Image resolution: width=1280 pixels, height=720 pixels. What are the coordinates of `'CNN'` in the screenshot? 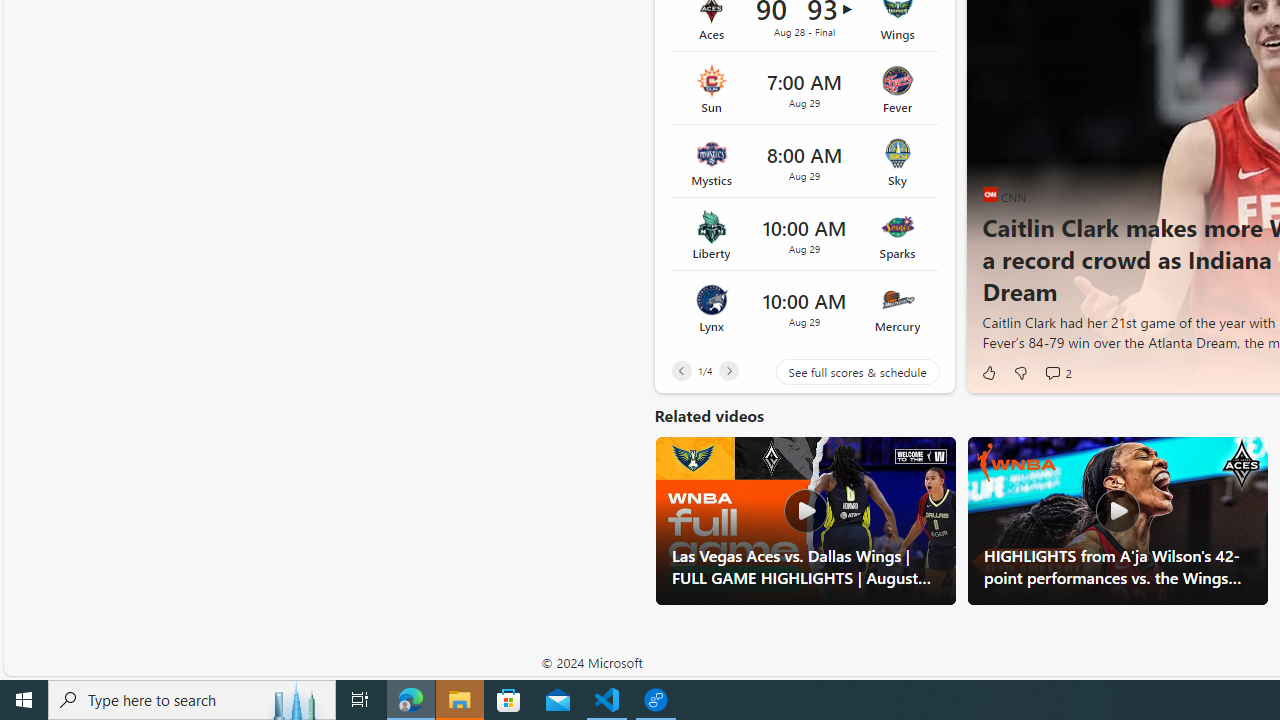 It's located at (990, 194).